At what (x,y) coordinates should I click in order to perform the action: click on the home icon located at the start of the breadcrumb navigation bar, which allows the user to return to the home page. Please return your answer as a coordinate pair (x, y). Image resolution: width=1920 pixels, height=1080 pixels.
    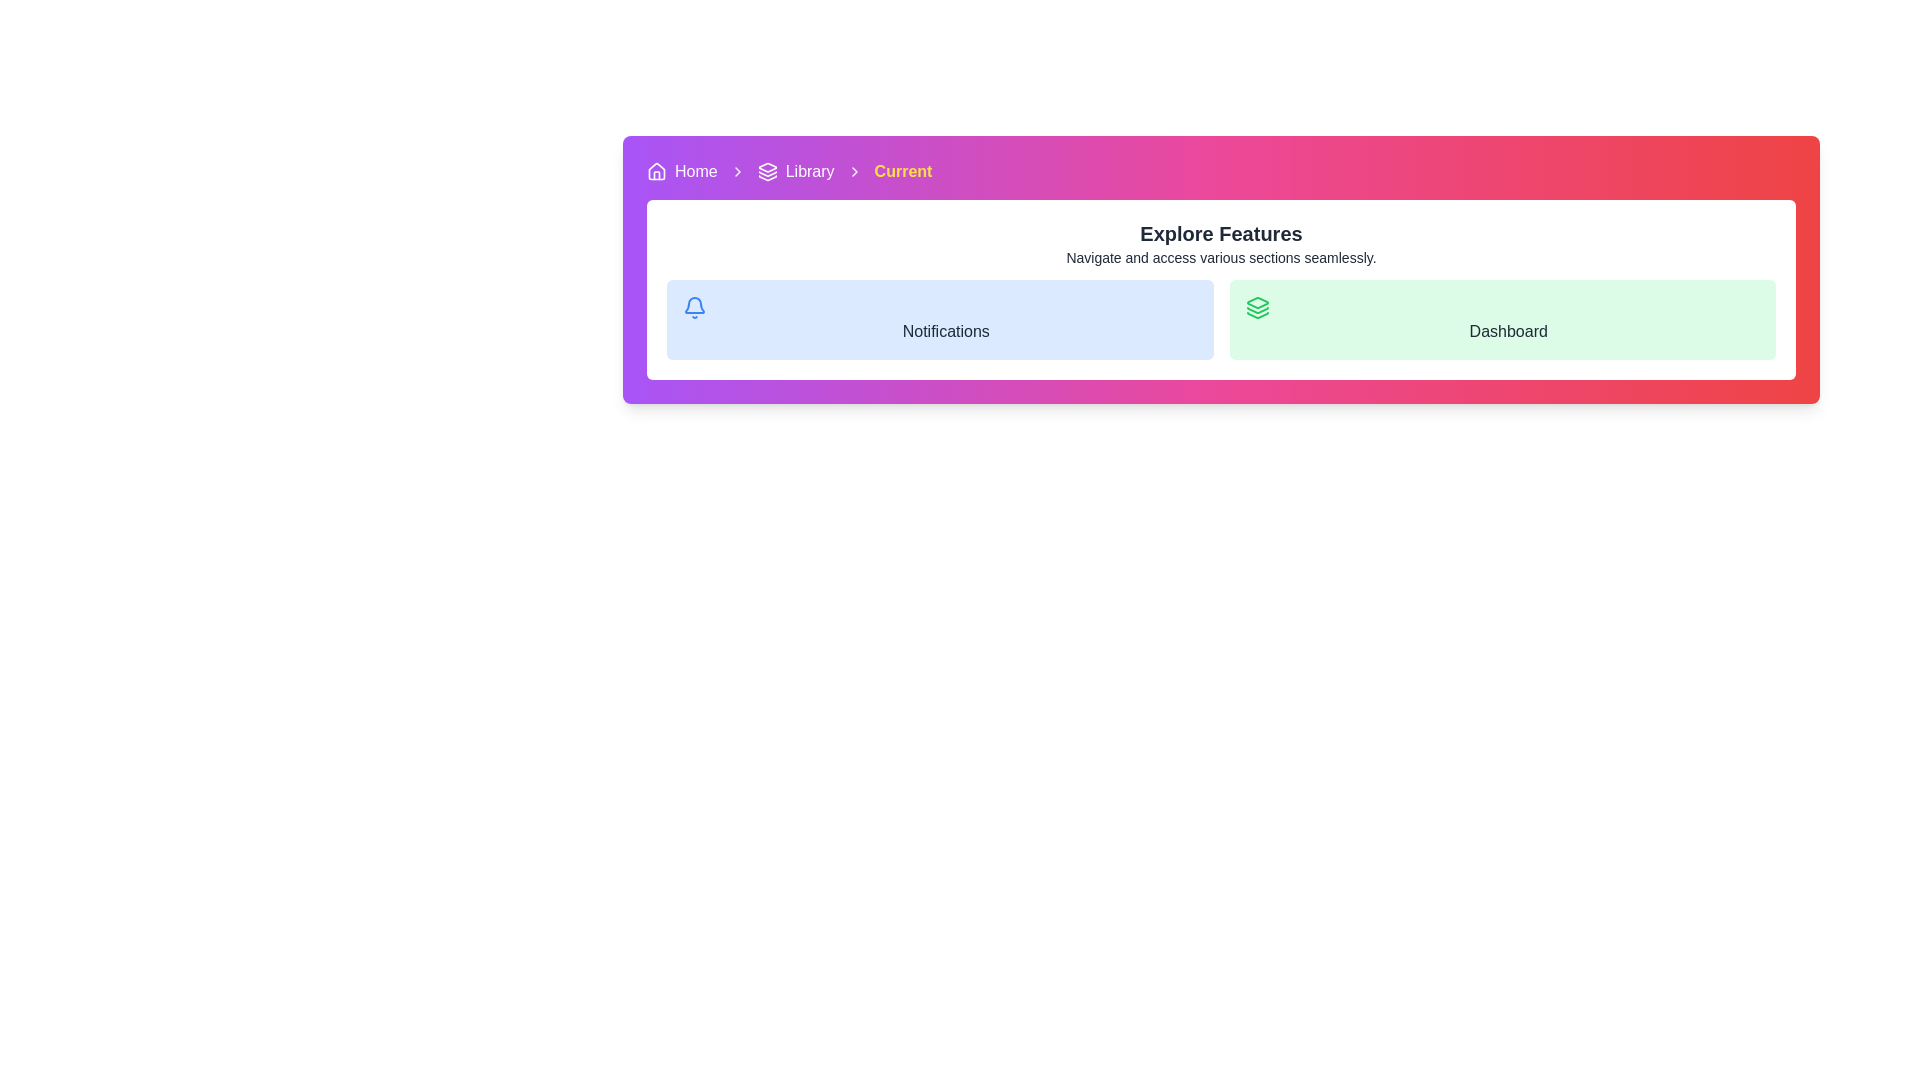
    Looking at the image, I should click on (657, 171).